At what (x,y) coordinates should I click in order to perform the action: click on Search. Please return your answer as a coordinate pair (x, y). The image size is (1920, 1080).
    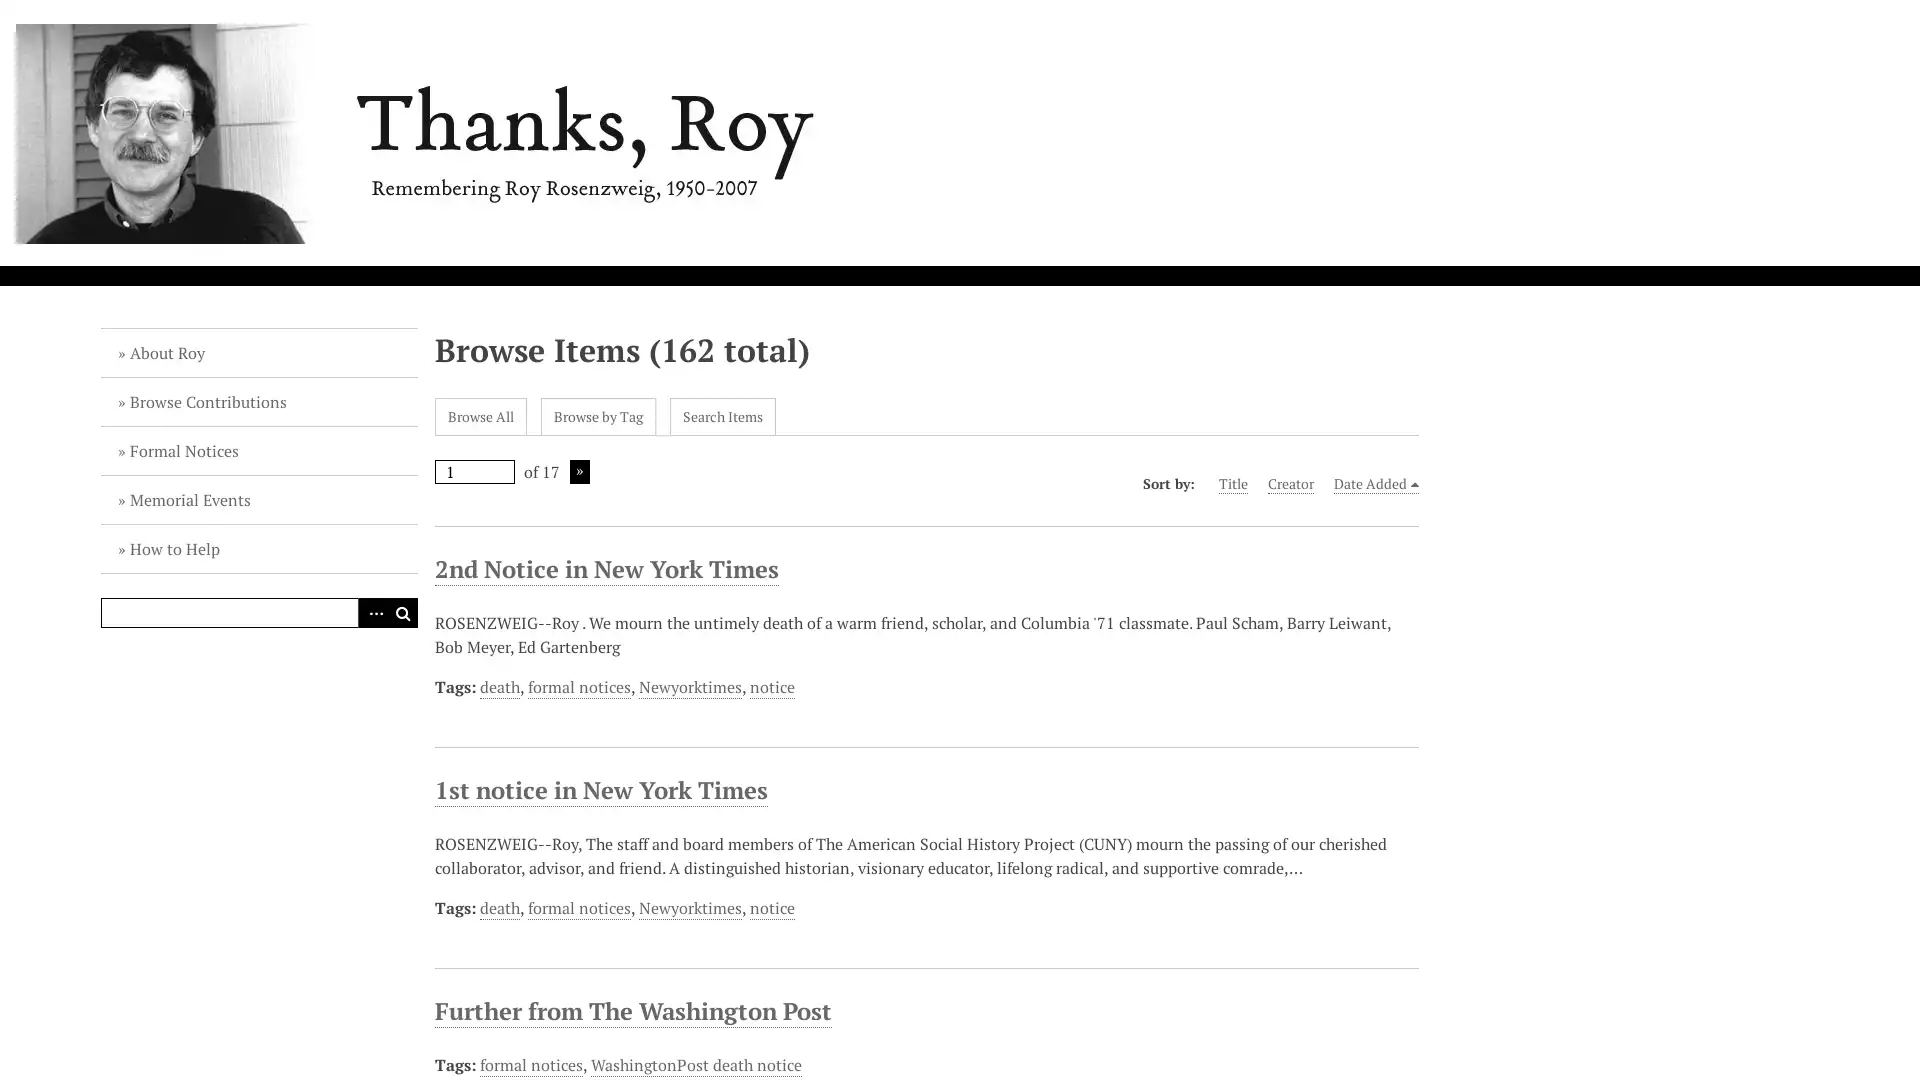
    Looking at the image, I should click on (402, 612).